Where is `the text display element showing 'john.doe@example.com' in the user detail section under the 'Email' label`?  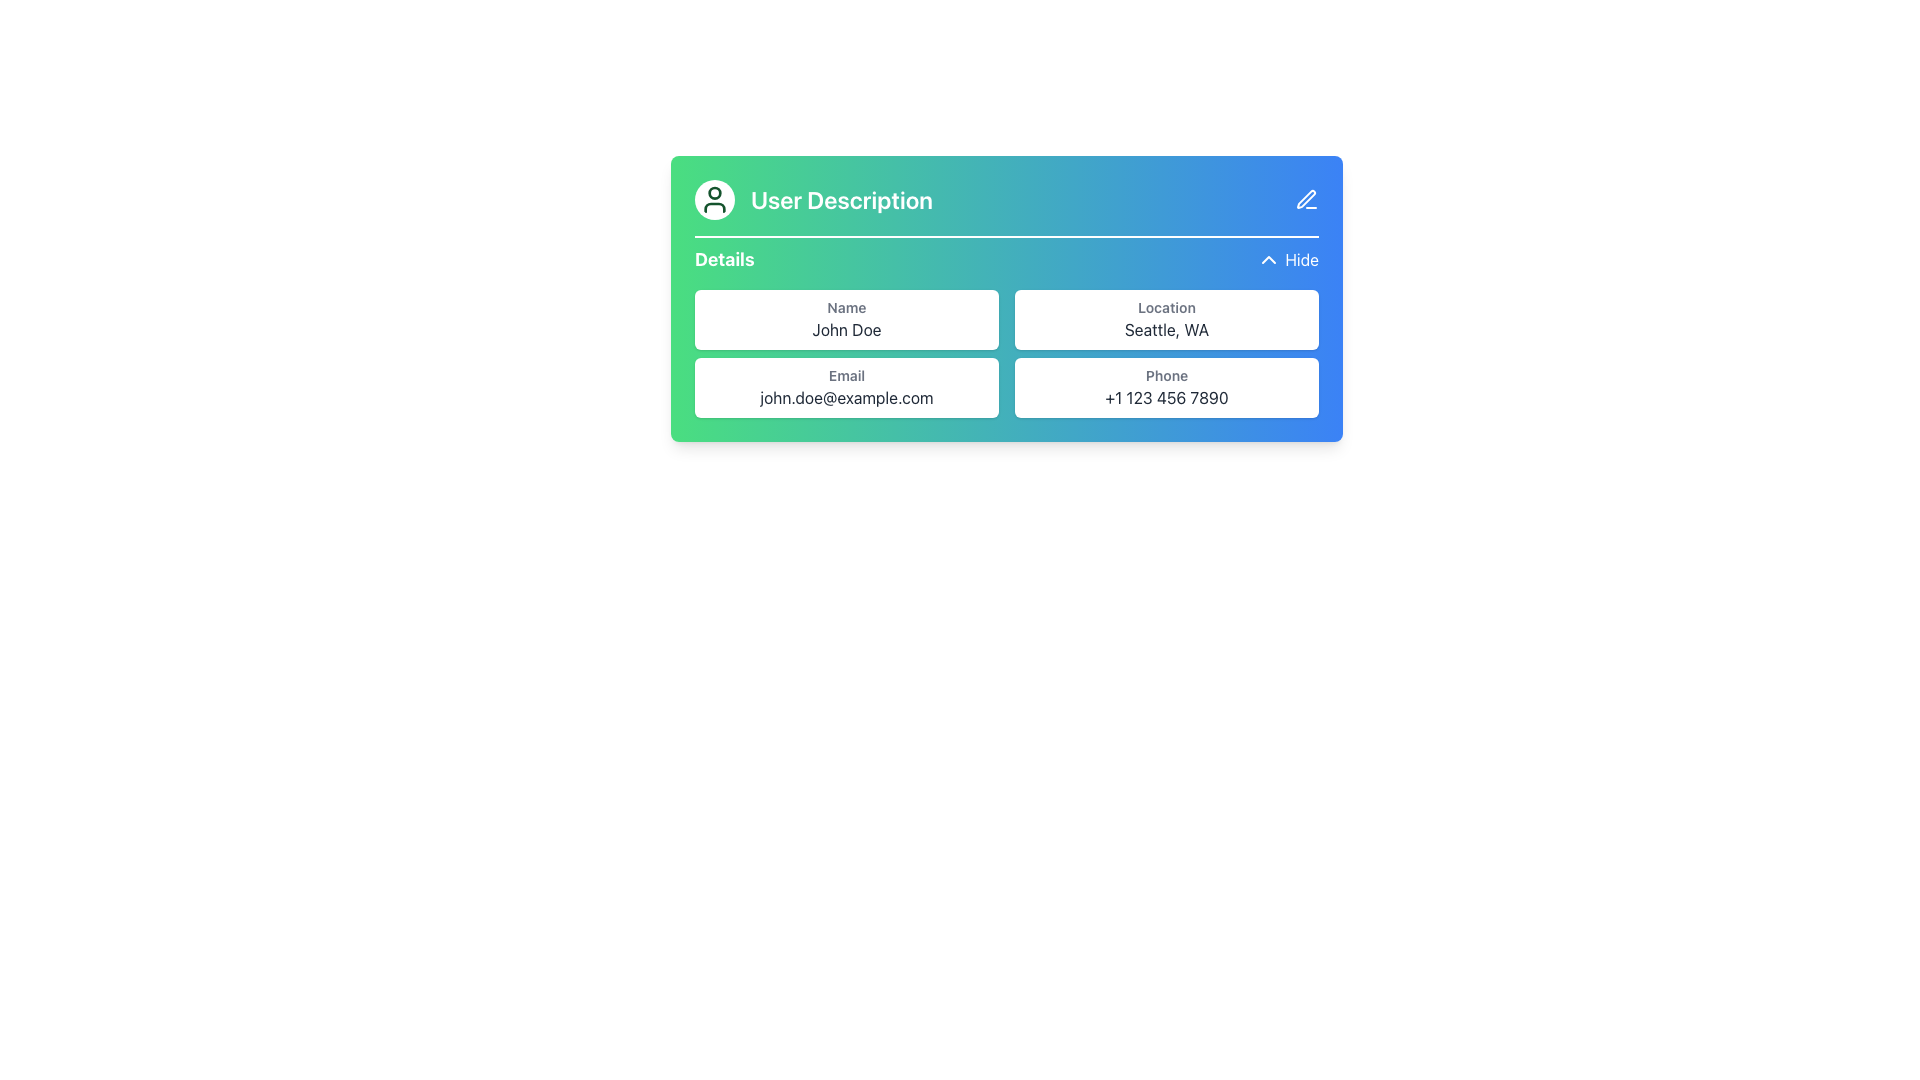
the text display element showing 'john.doe@example.com' in the user detail section under the 'Email' label is located at coordinates (846, 397).